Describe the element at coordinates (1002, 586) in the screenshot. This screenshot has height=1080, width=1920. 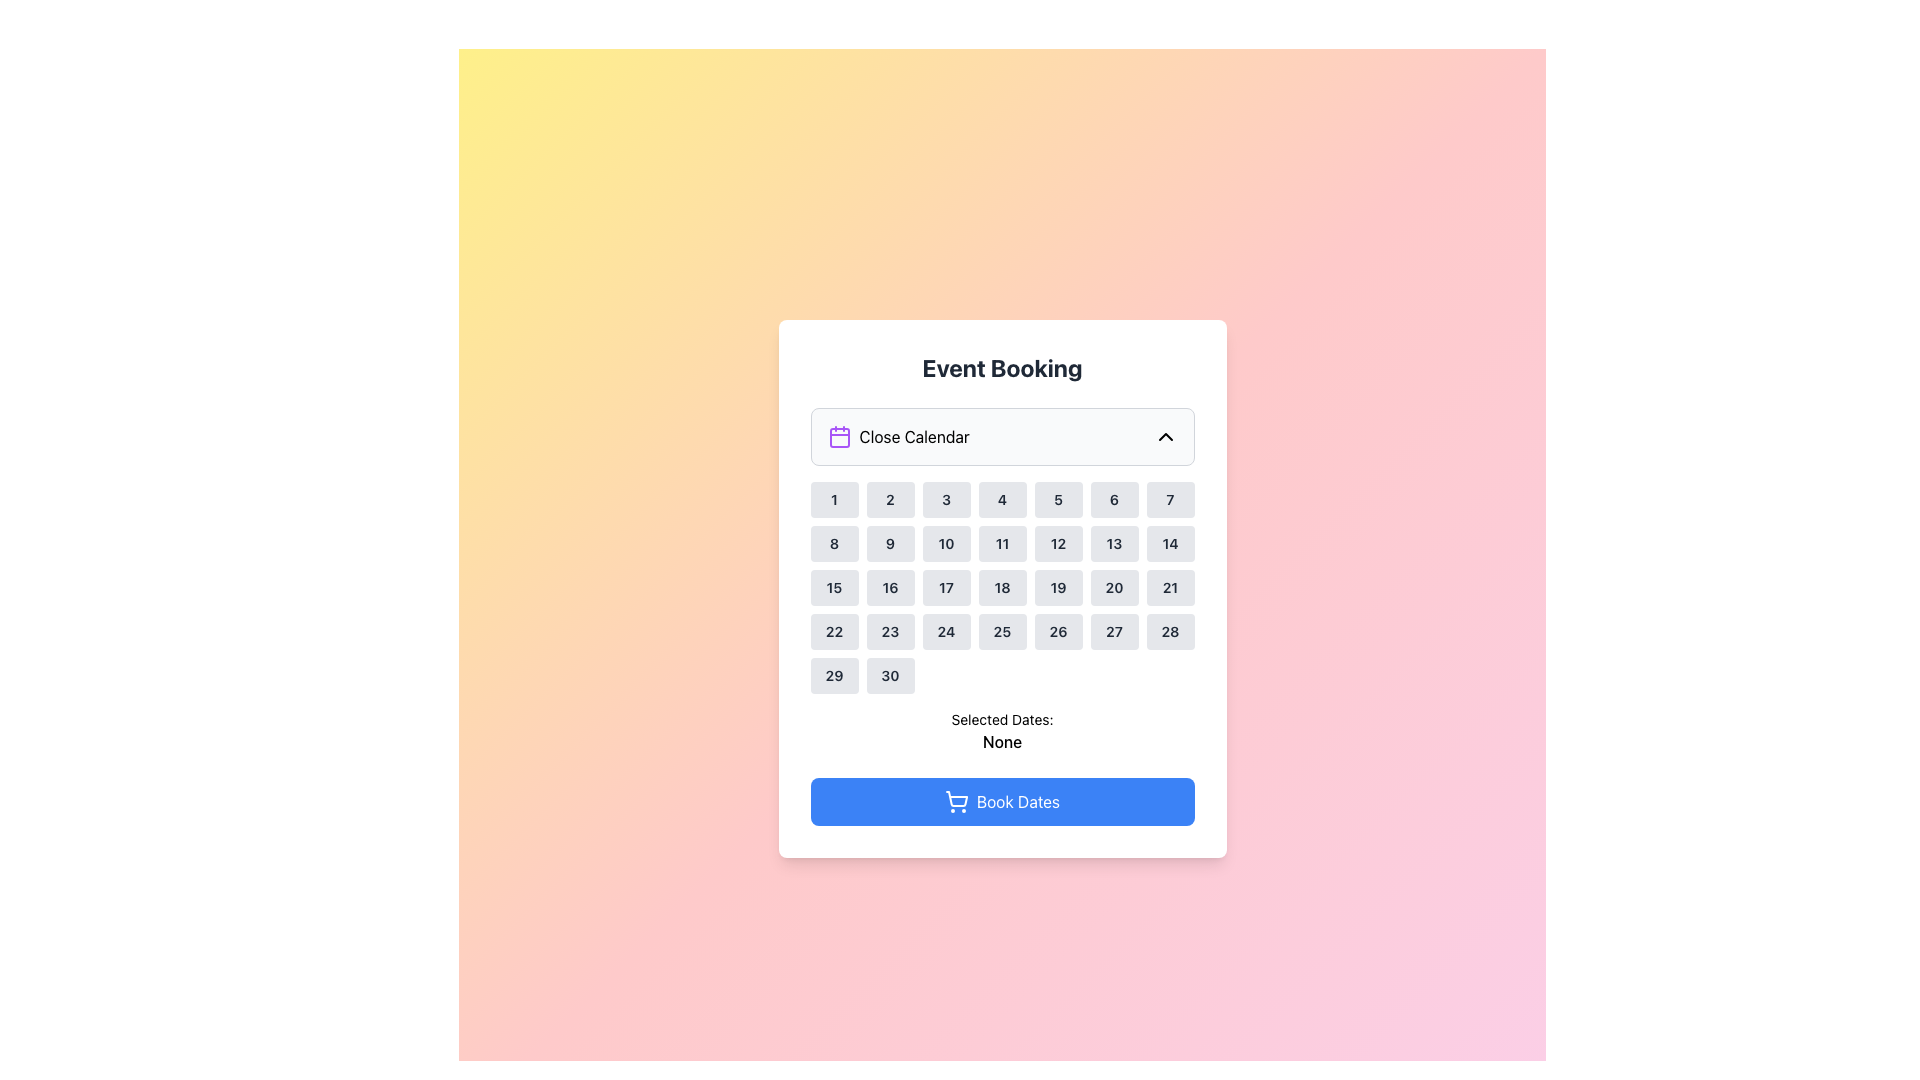
I see `the button representing the 18th day in the calendar` at that location.